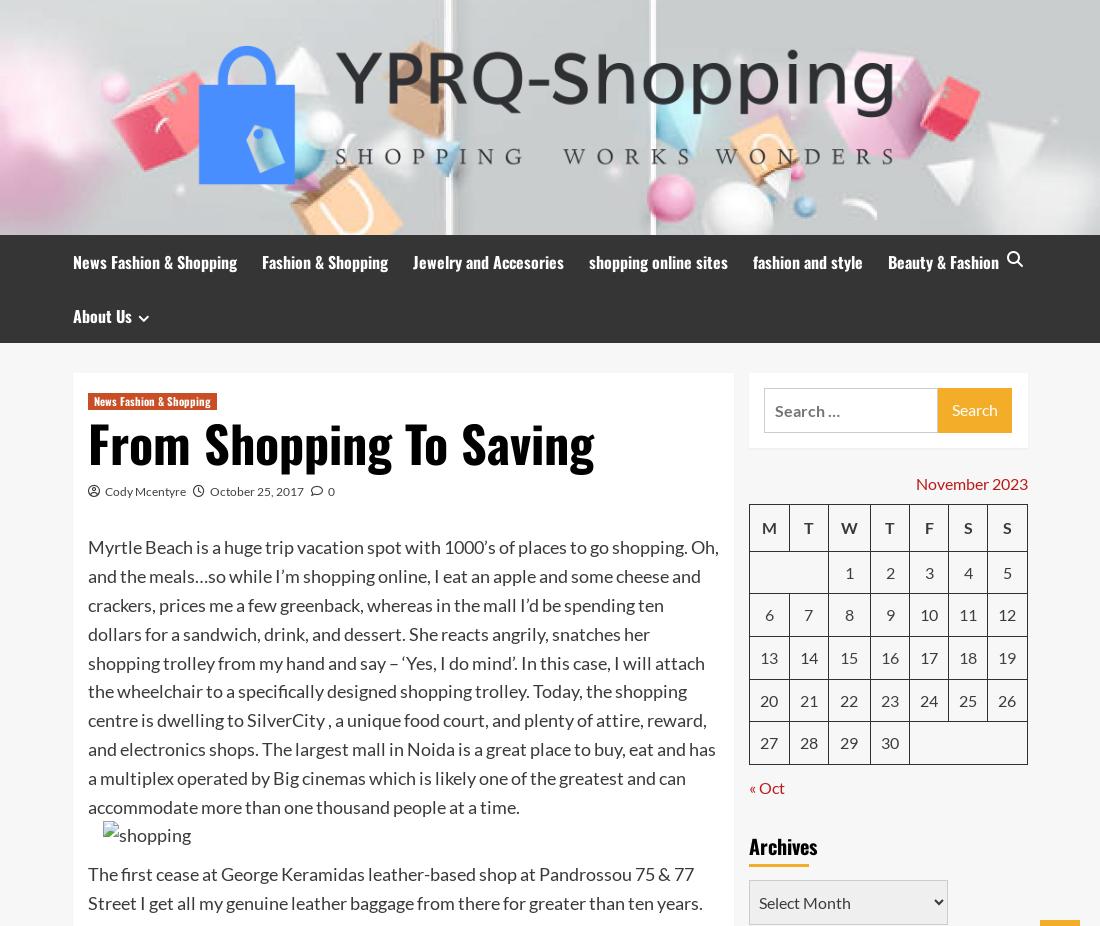  Describe the element at coordinates (958, 699) in the screenshot. I see `'25'` at that location.